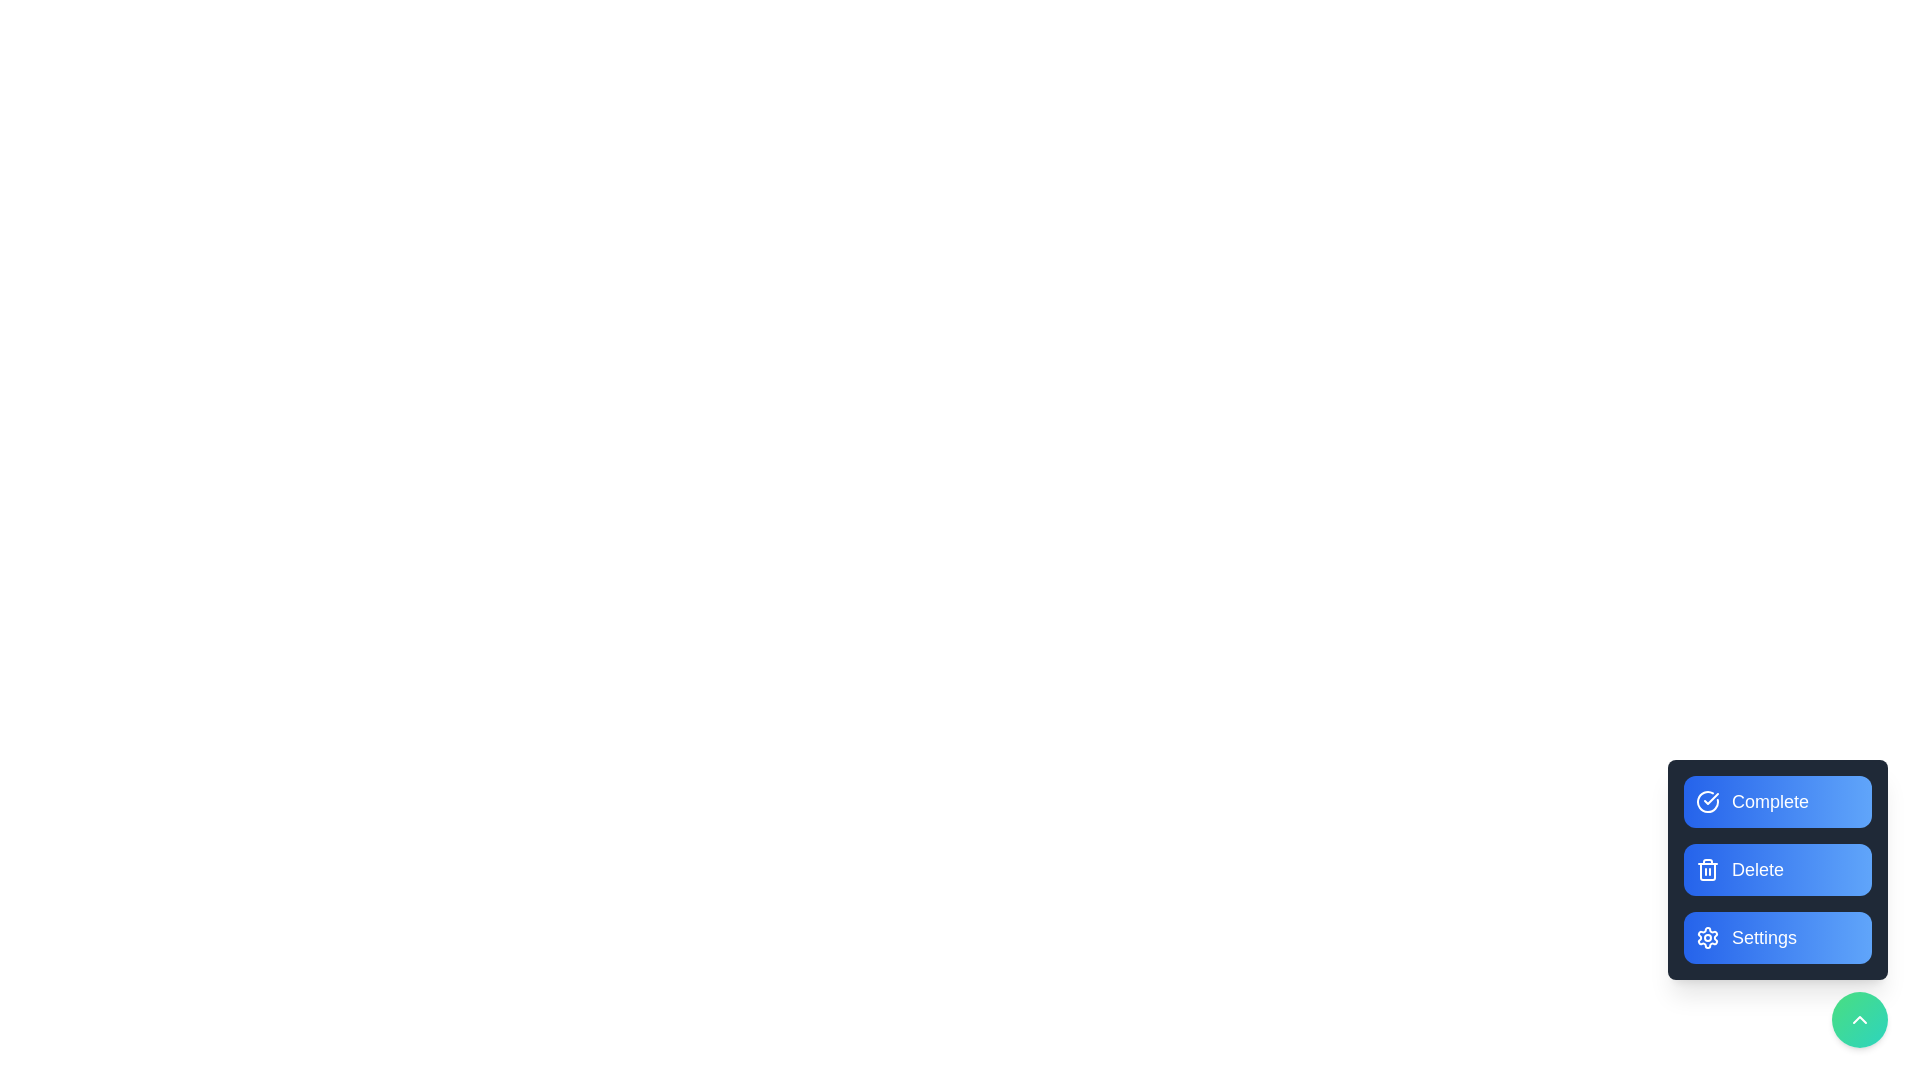 The height and width of the screenshot is (1080, 1920). I want to click on 'Settings' button to open the task settings, so click(1777, 937).